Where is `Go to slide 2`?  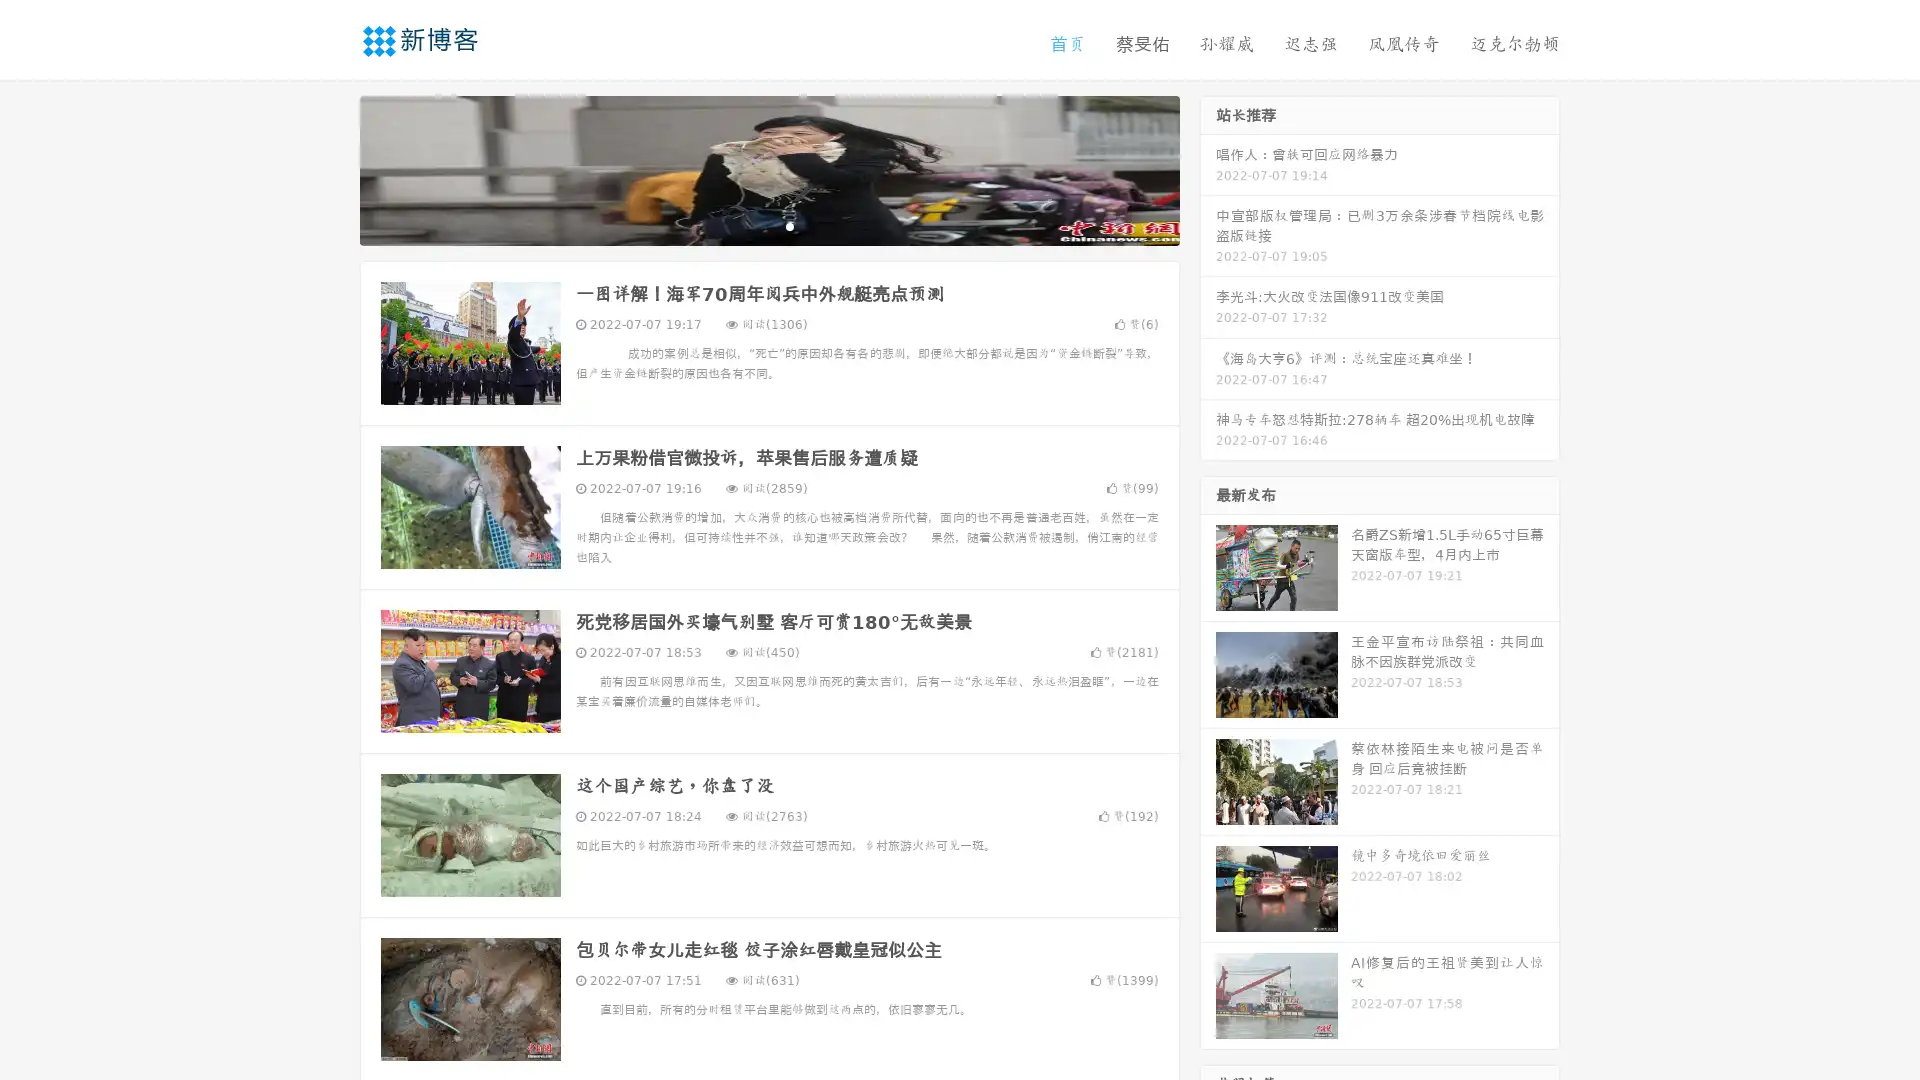 Go to slide 2 is located at coordinates (768, 225).